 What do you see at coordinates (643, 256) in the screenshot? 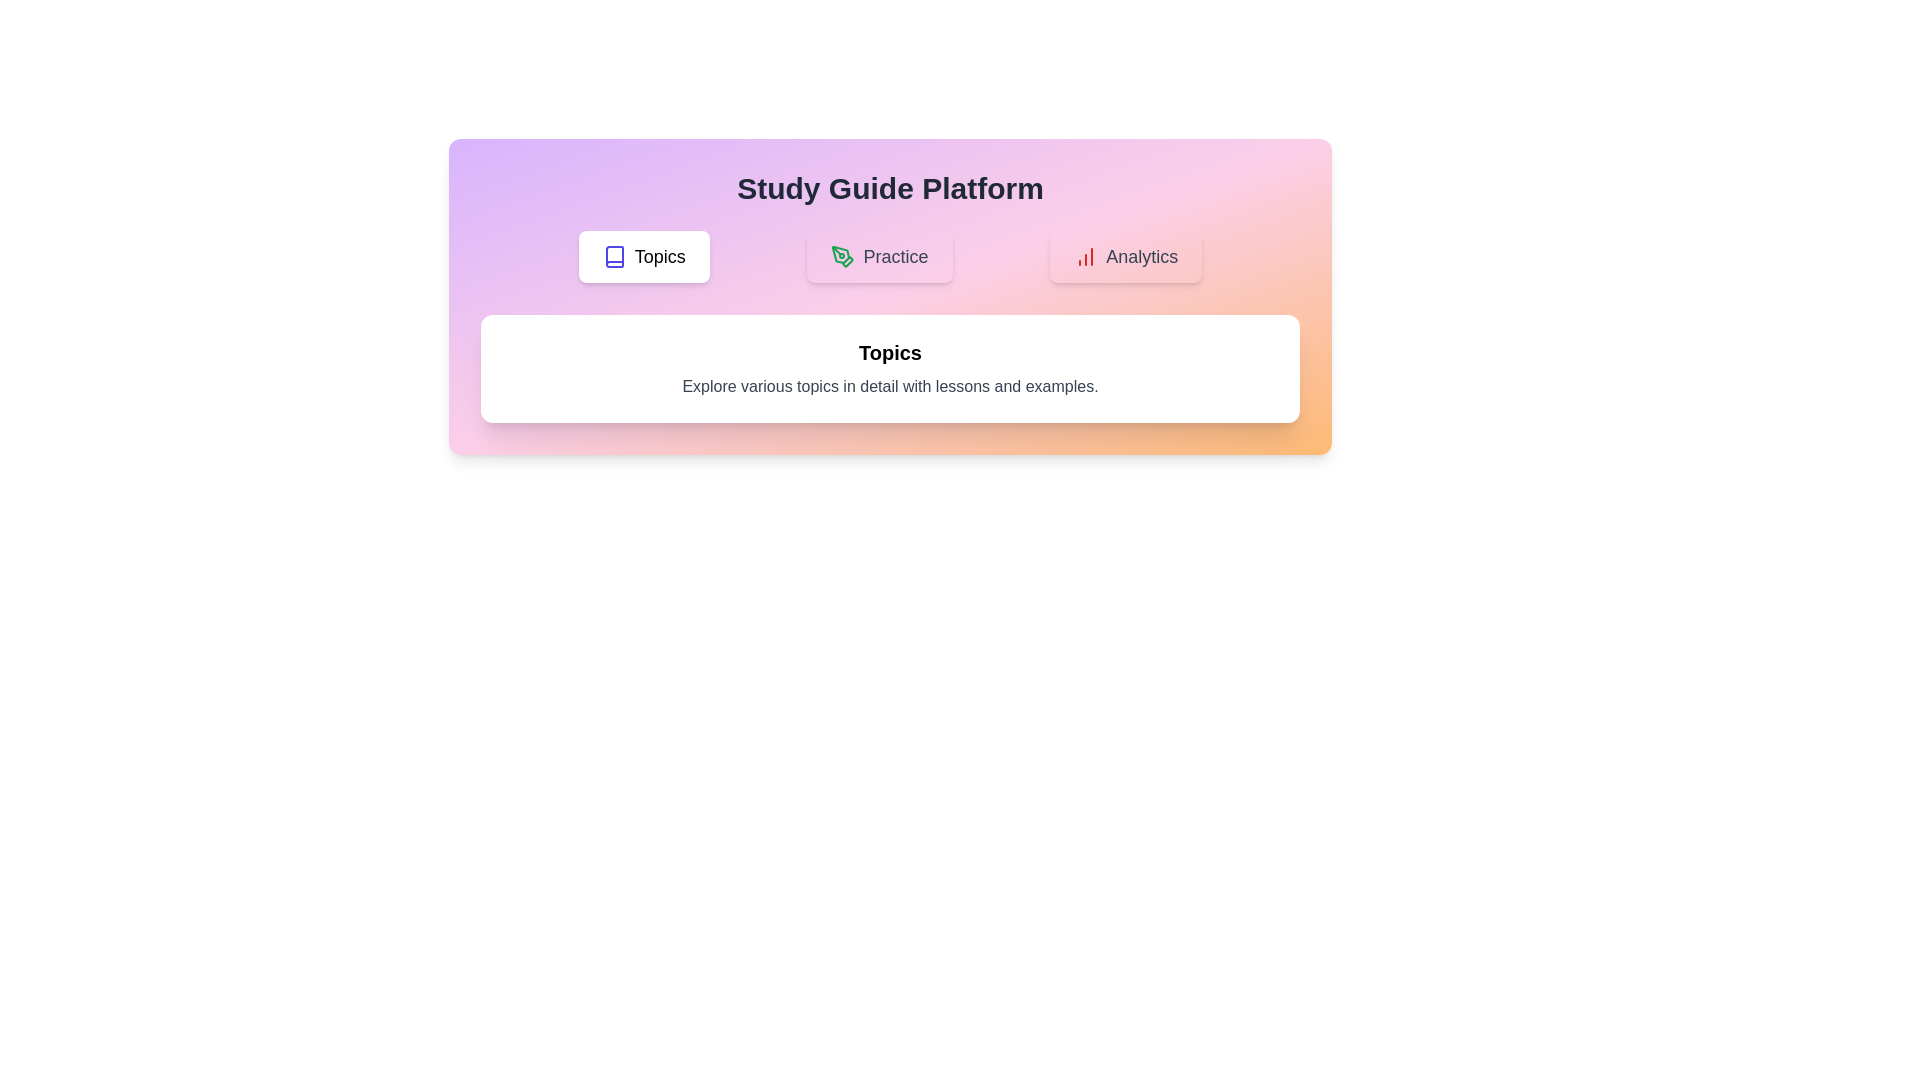
I see `the Topics tab` at bounding box center [643, 256].